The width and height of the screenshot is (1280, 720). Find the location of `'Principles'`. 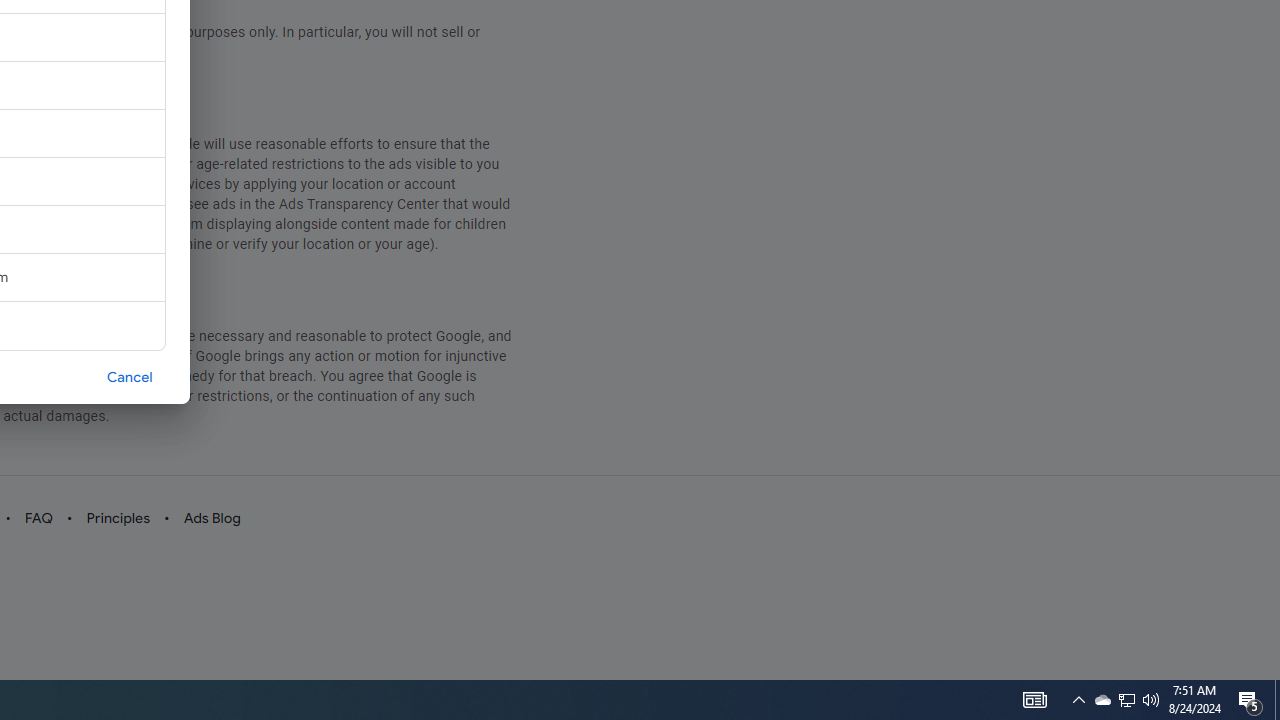

'Principles' is located at coordinates (116, 517).